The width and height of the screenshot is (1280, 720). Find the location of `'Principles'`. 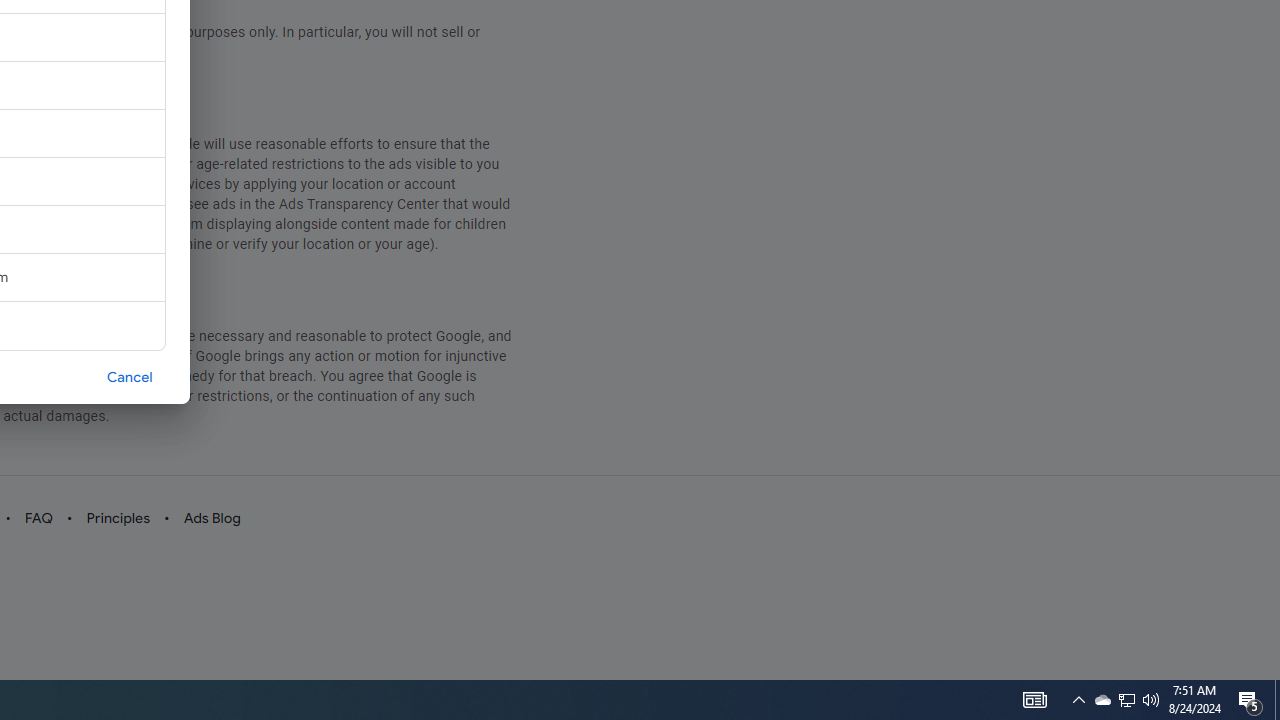

'Principles' is located at coordinates (116, 517).